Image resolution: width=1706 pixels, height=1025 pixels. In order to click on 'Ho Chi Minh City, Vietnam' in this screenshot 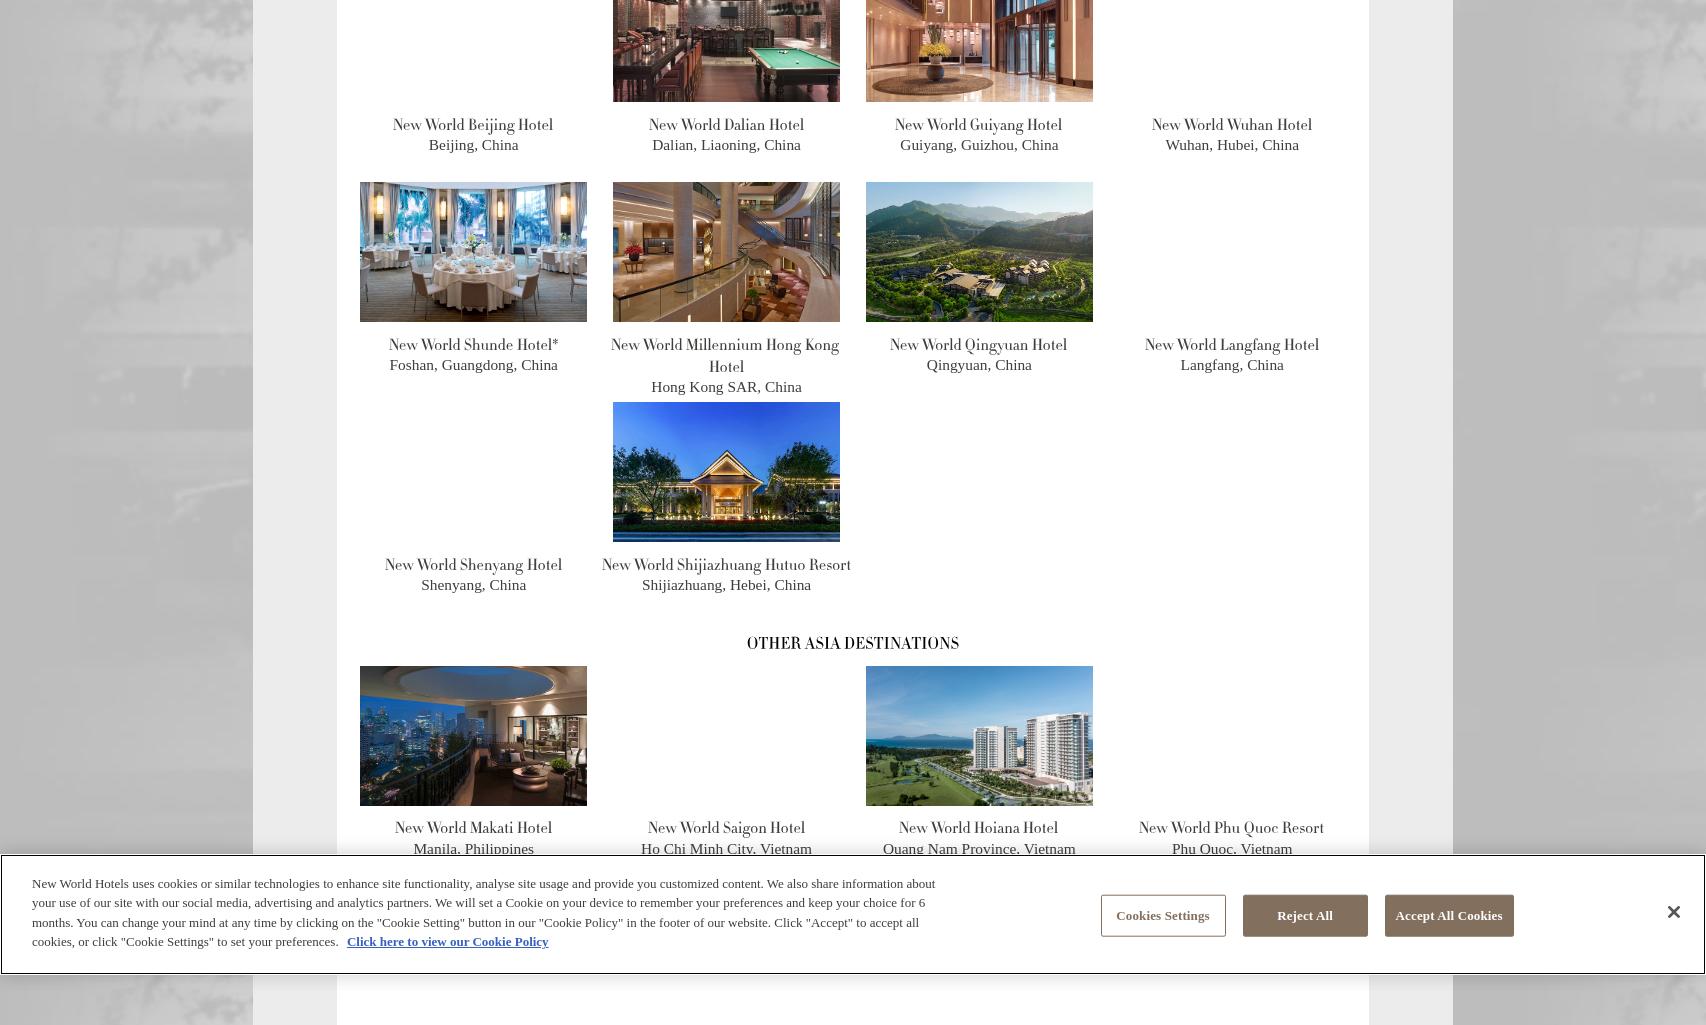, I will do `click(725, 847)`.